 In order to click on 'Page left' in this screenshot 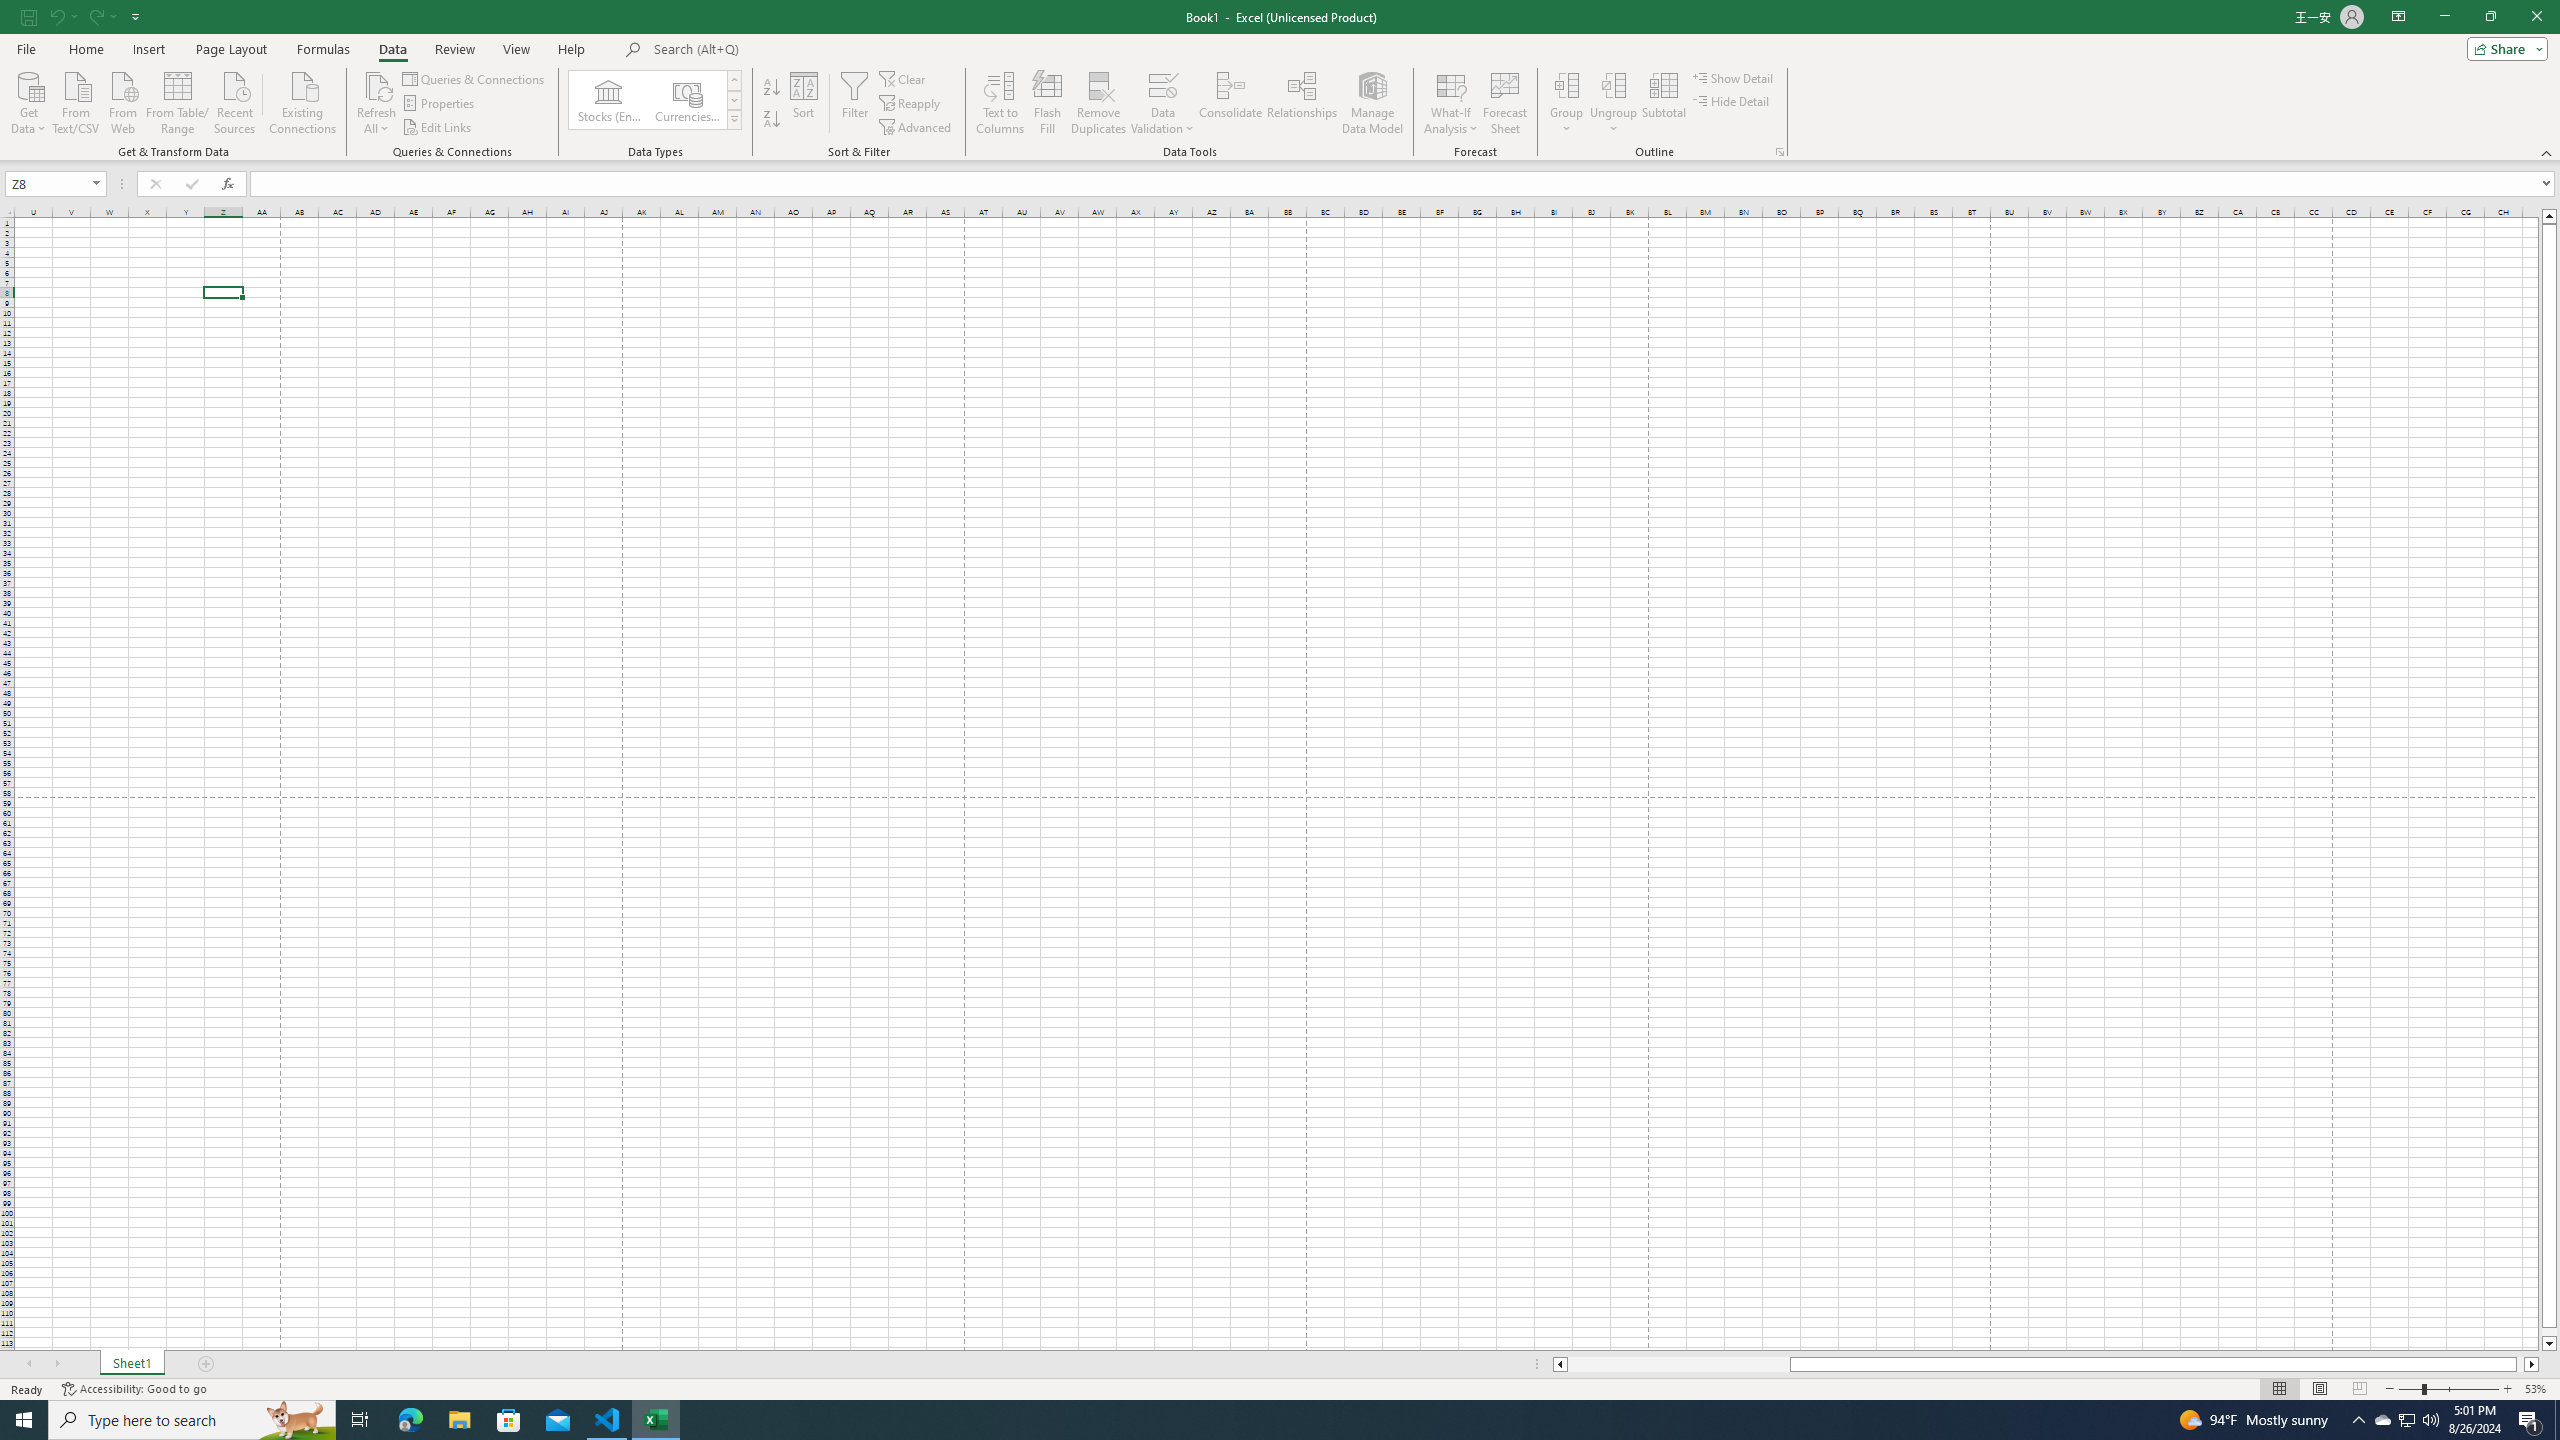, I will do `click(1678, 1363)`.